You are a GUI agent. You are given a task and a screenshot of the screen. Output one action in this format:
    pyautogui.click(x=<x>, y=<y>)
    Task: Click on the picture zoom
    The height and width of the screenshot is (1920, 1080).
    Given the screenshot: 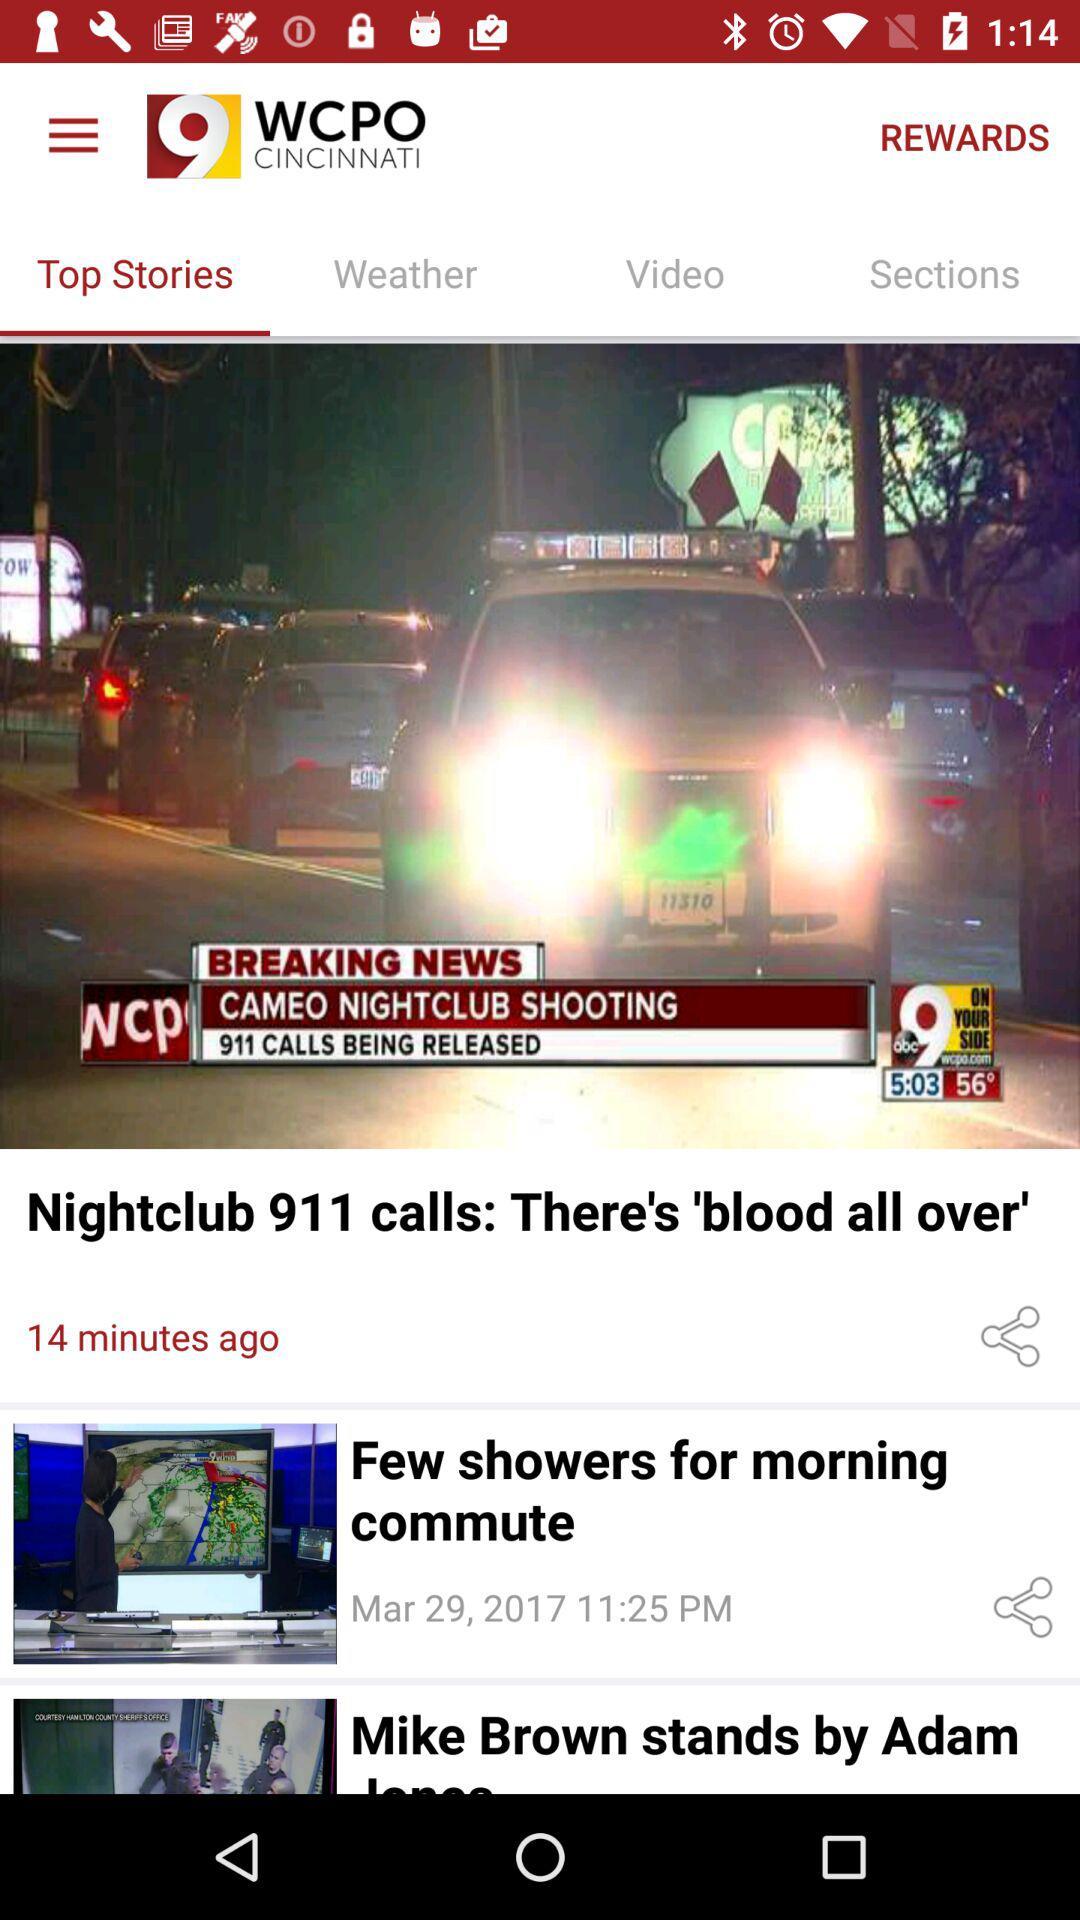 What is the action you would take?
    pyautogui.click(x=540, y=745)
    